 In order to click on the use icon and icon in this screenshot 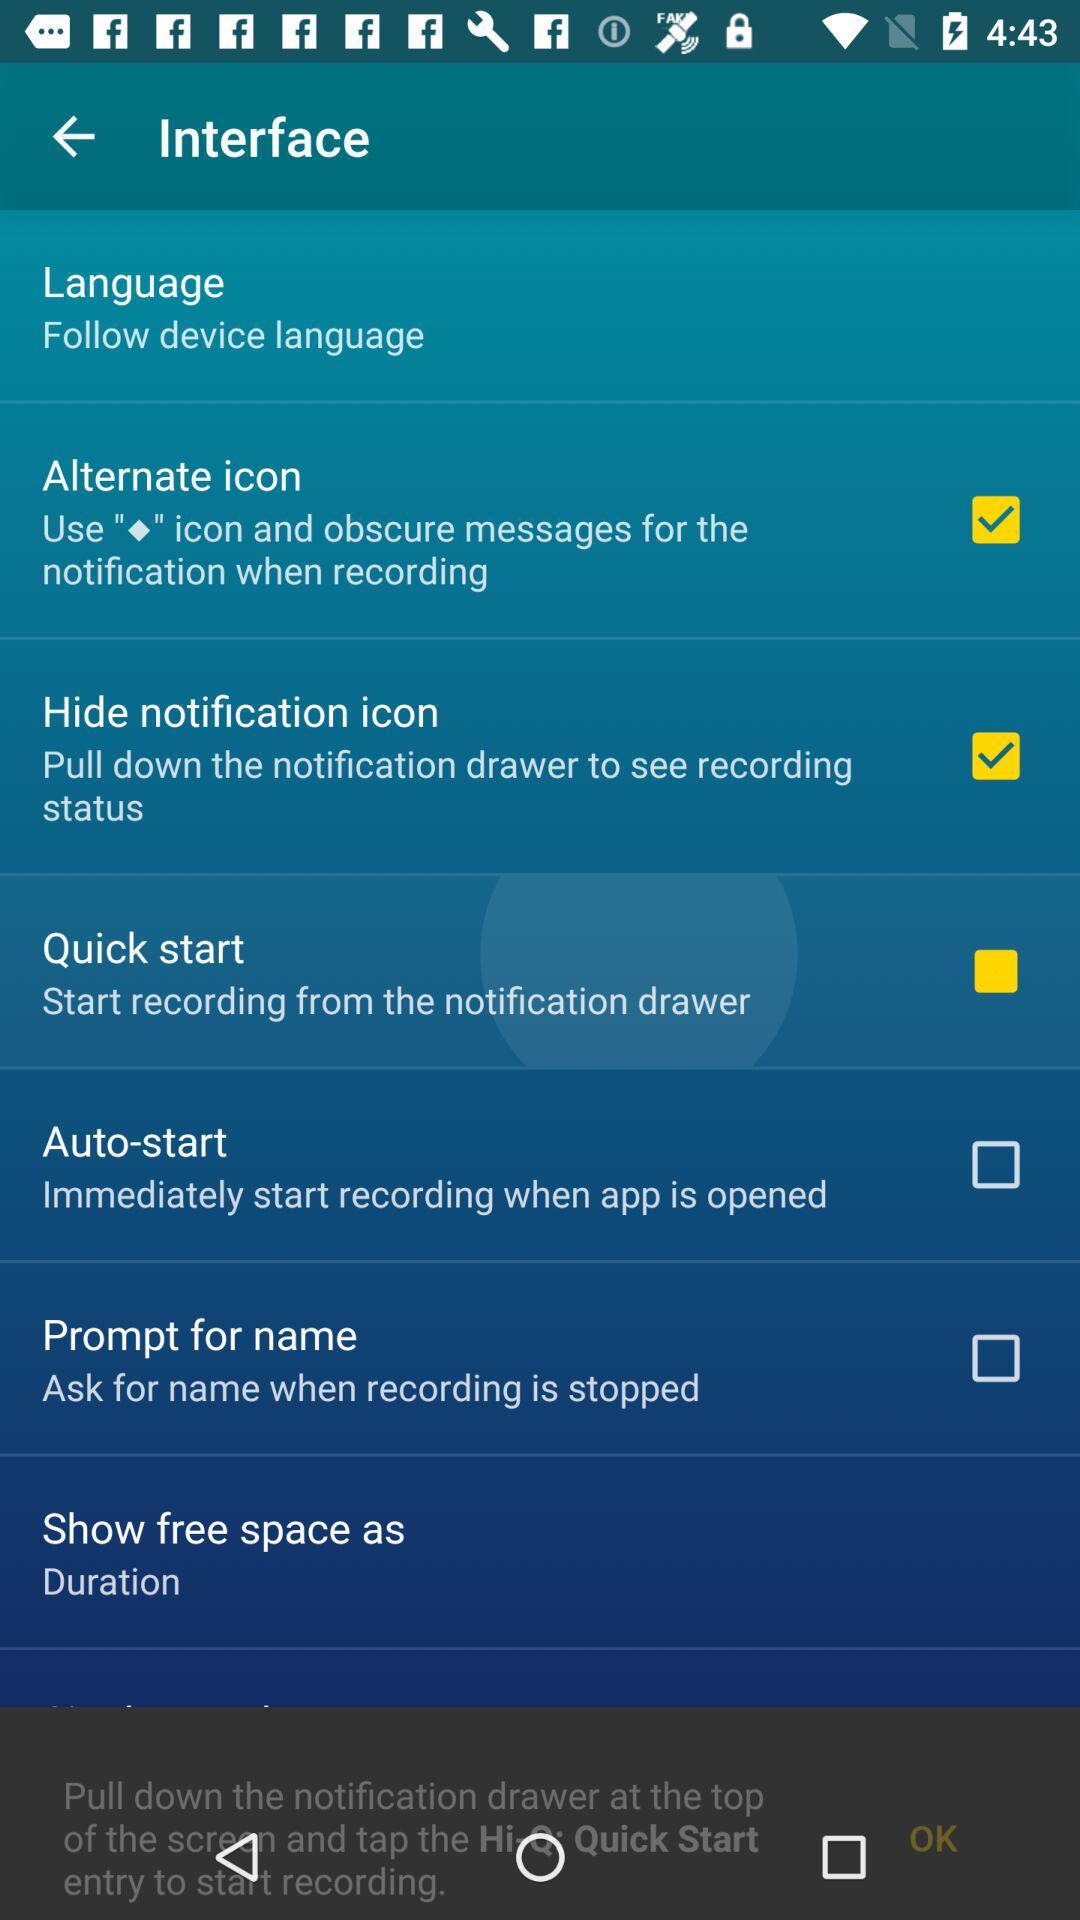, I will do `click(477, 548)`.